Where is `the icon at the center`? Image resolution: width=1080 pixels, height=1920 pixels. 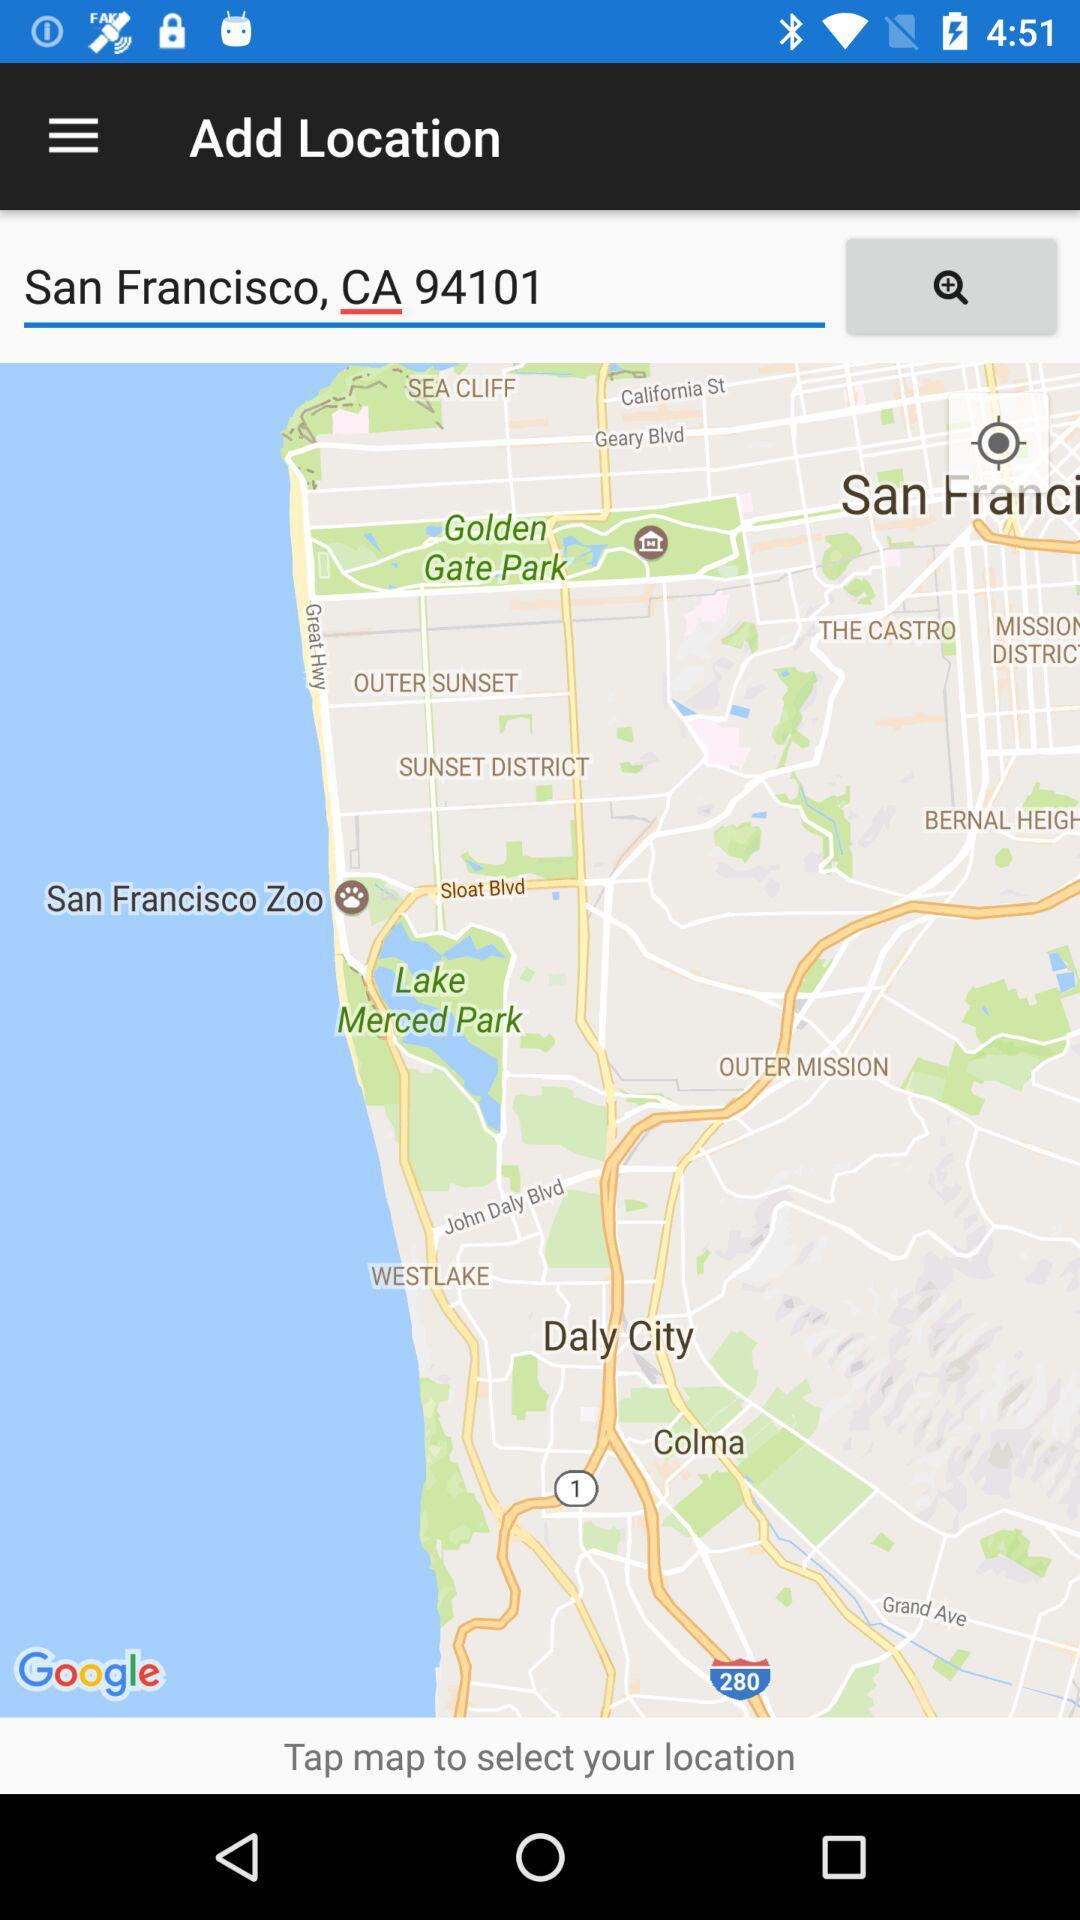 the icon at the center is located at coordinates (540, 1040).